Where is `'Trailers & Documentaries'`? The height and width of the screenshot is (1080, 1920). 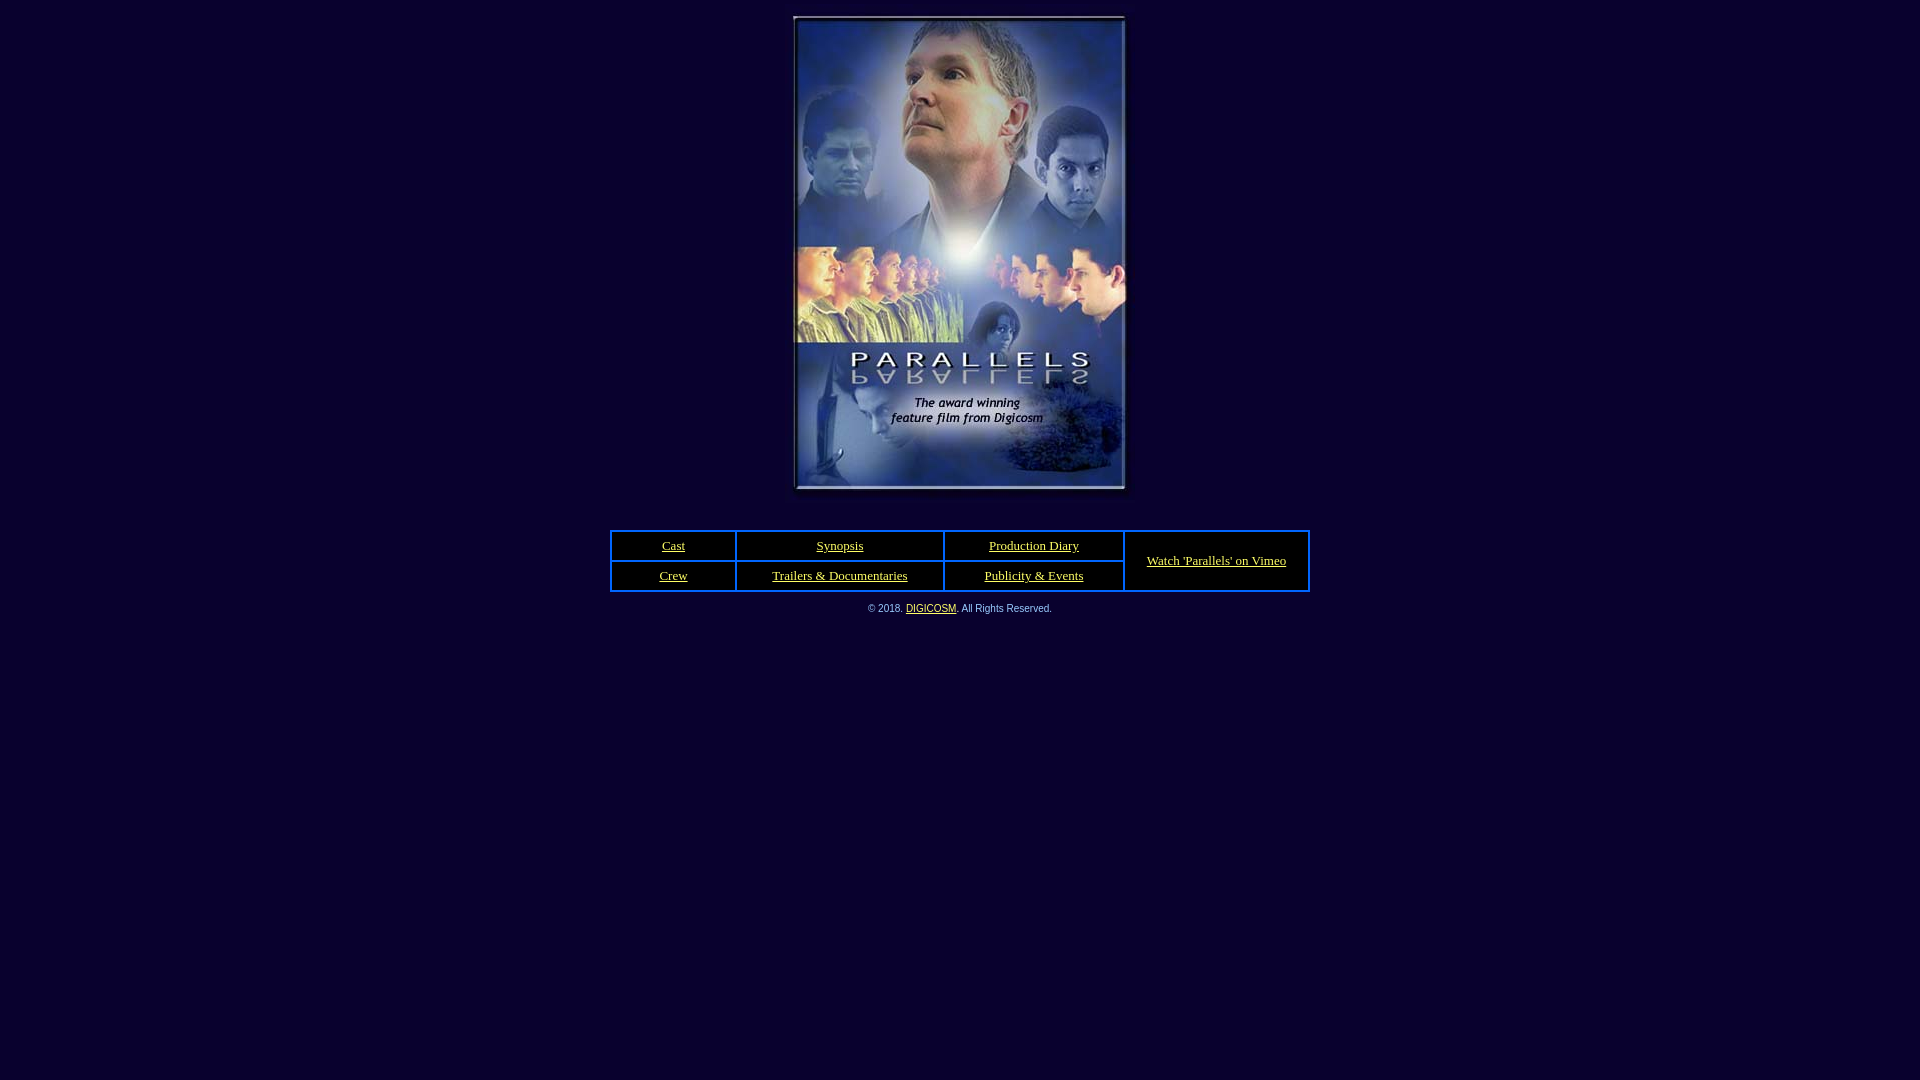
'Trailers & Documentaries' is located at coordinates (839, 575).